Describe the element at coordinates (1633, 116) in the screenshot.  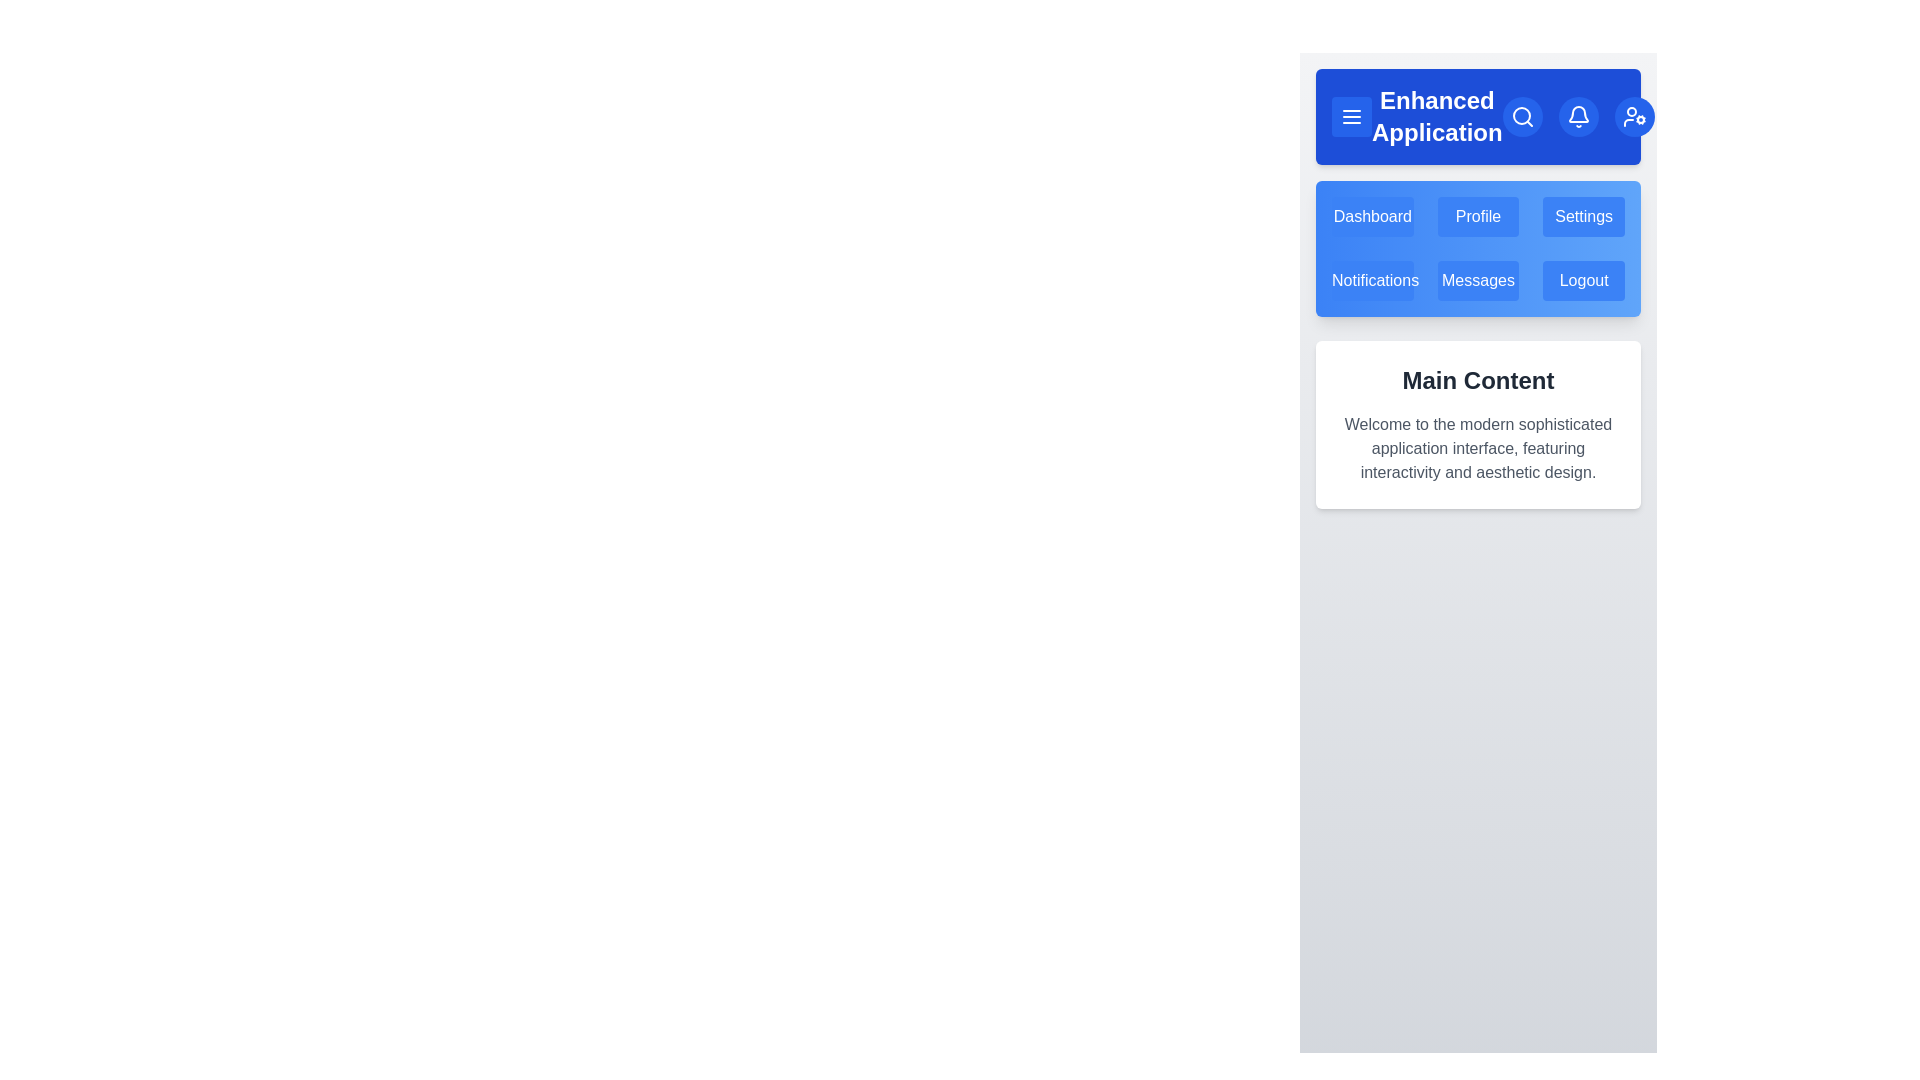
I see `the user cog button to access user settings` at that location.